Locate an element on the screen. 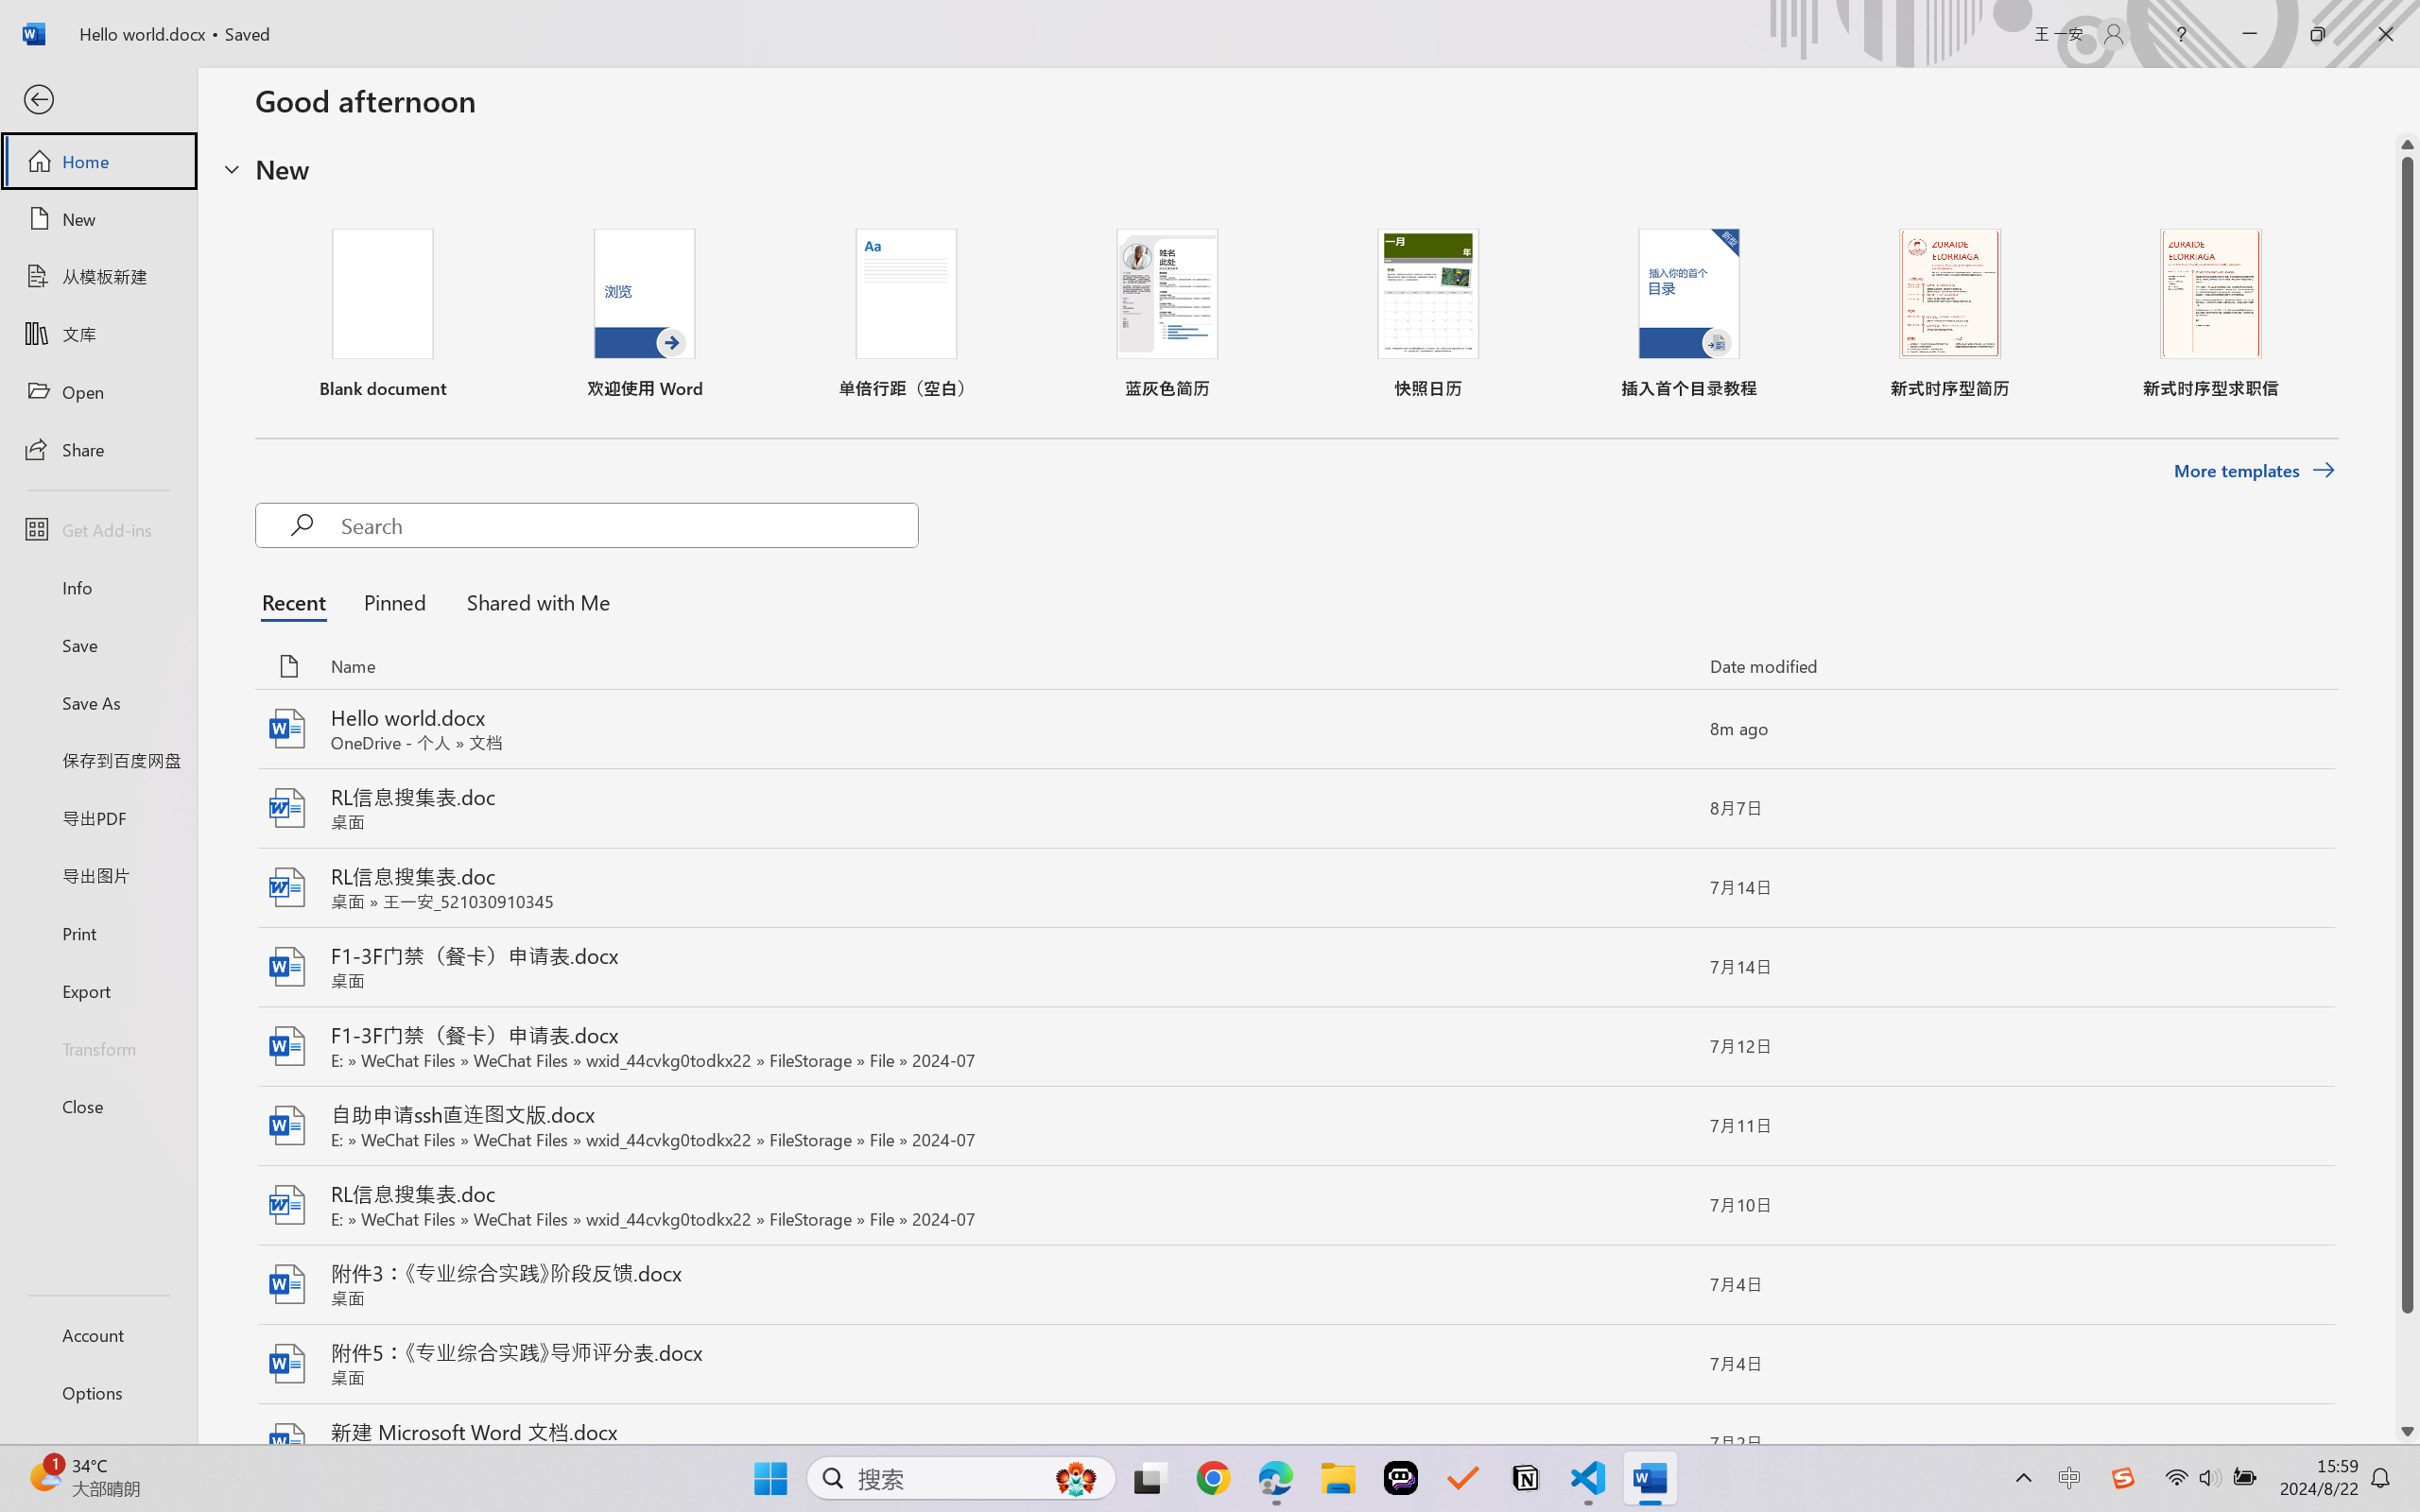 Image resolution: width=2420 pixels, height=1512 pixels. 'Get Add-ins' is located at coordinates (97, 528).